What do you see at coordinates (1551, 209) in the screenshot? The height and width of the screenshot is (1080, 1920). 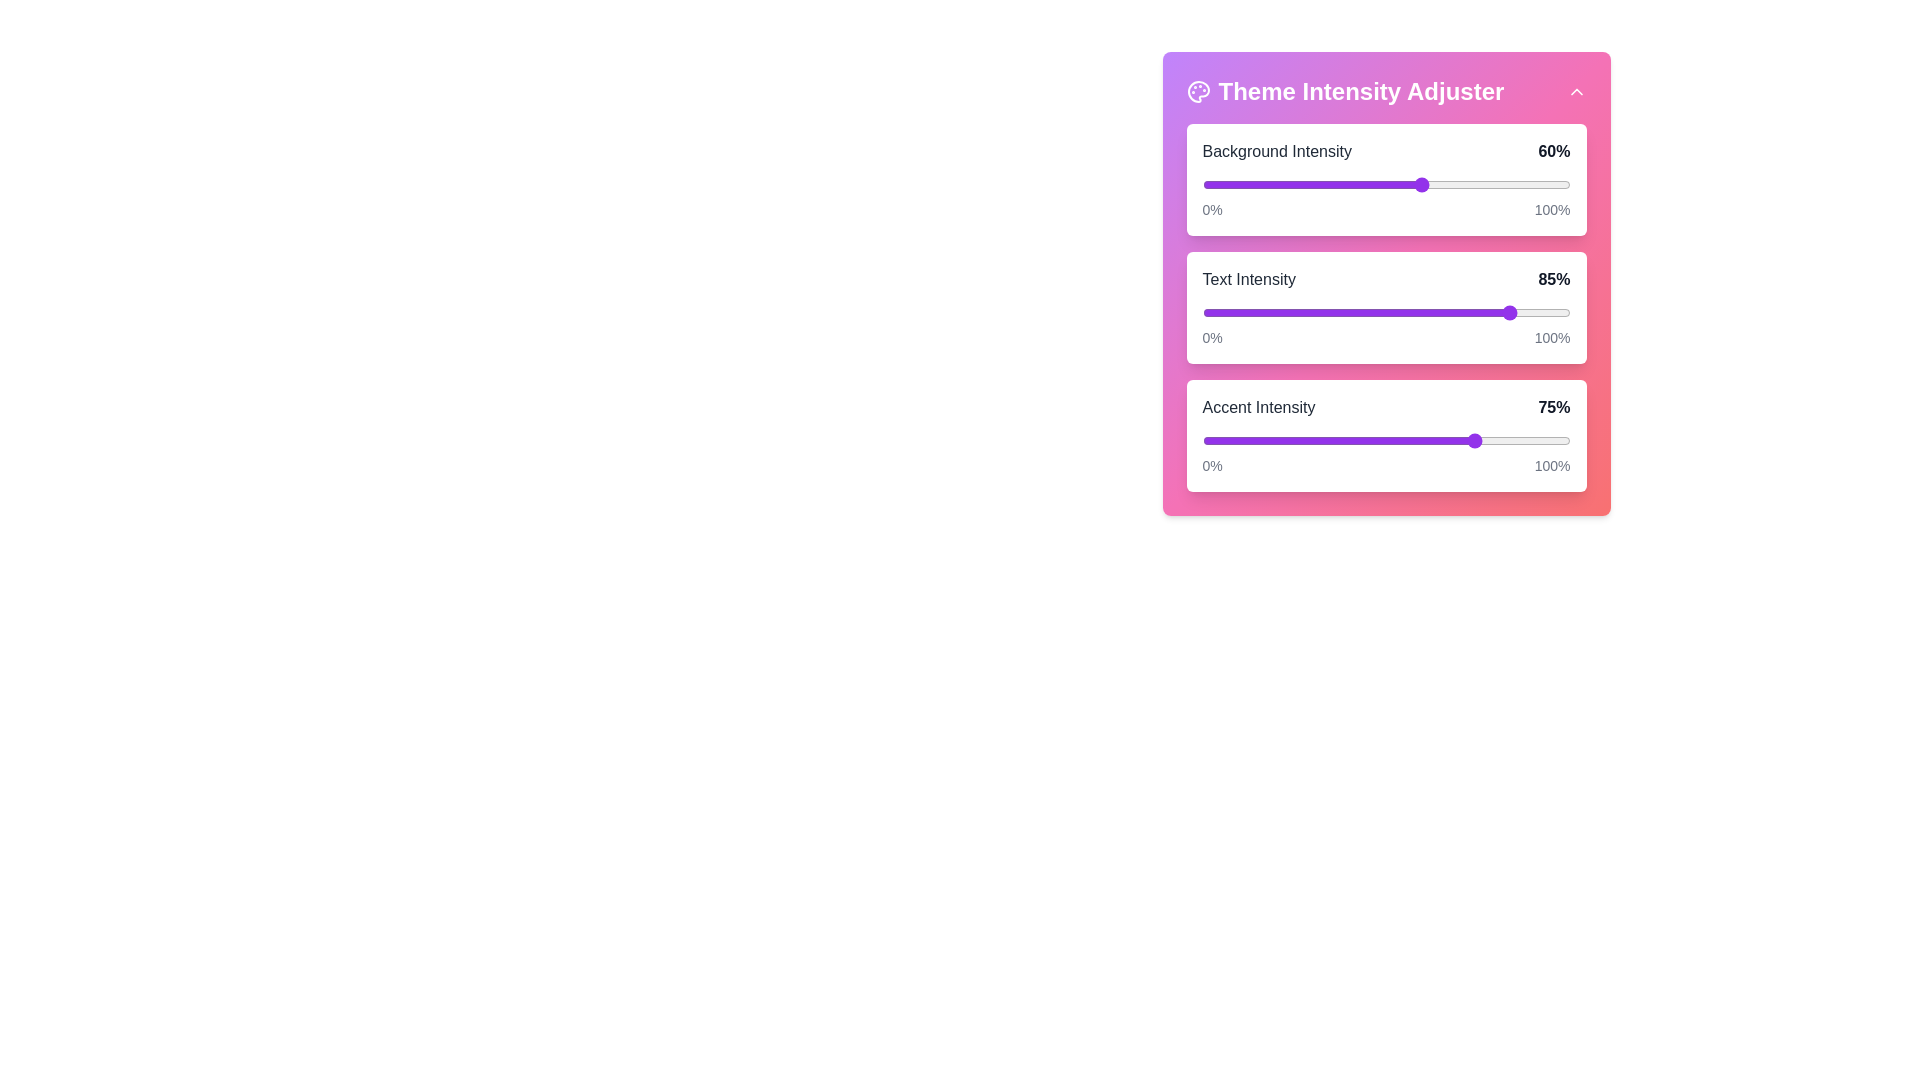 I see `the text label displaying '100%' located at the far right of the horizontal slider in the 'Background Intensity' section of the settings panel` at bounding box center [1551, 209].